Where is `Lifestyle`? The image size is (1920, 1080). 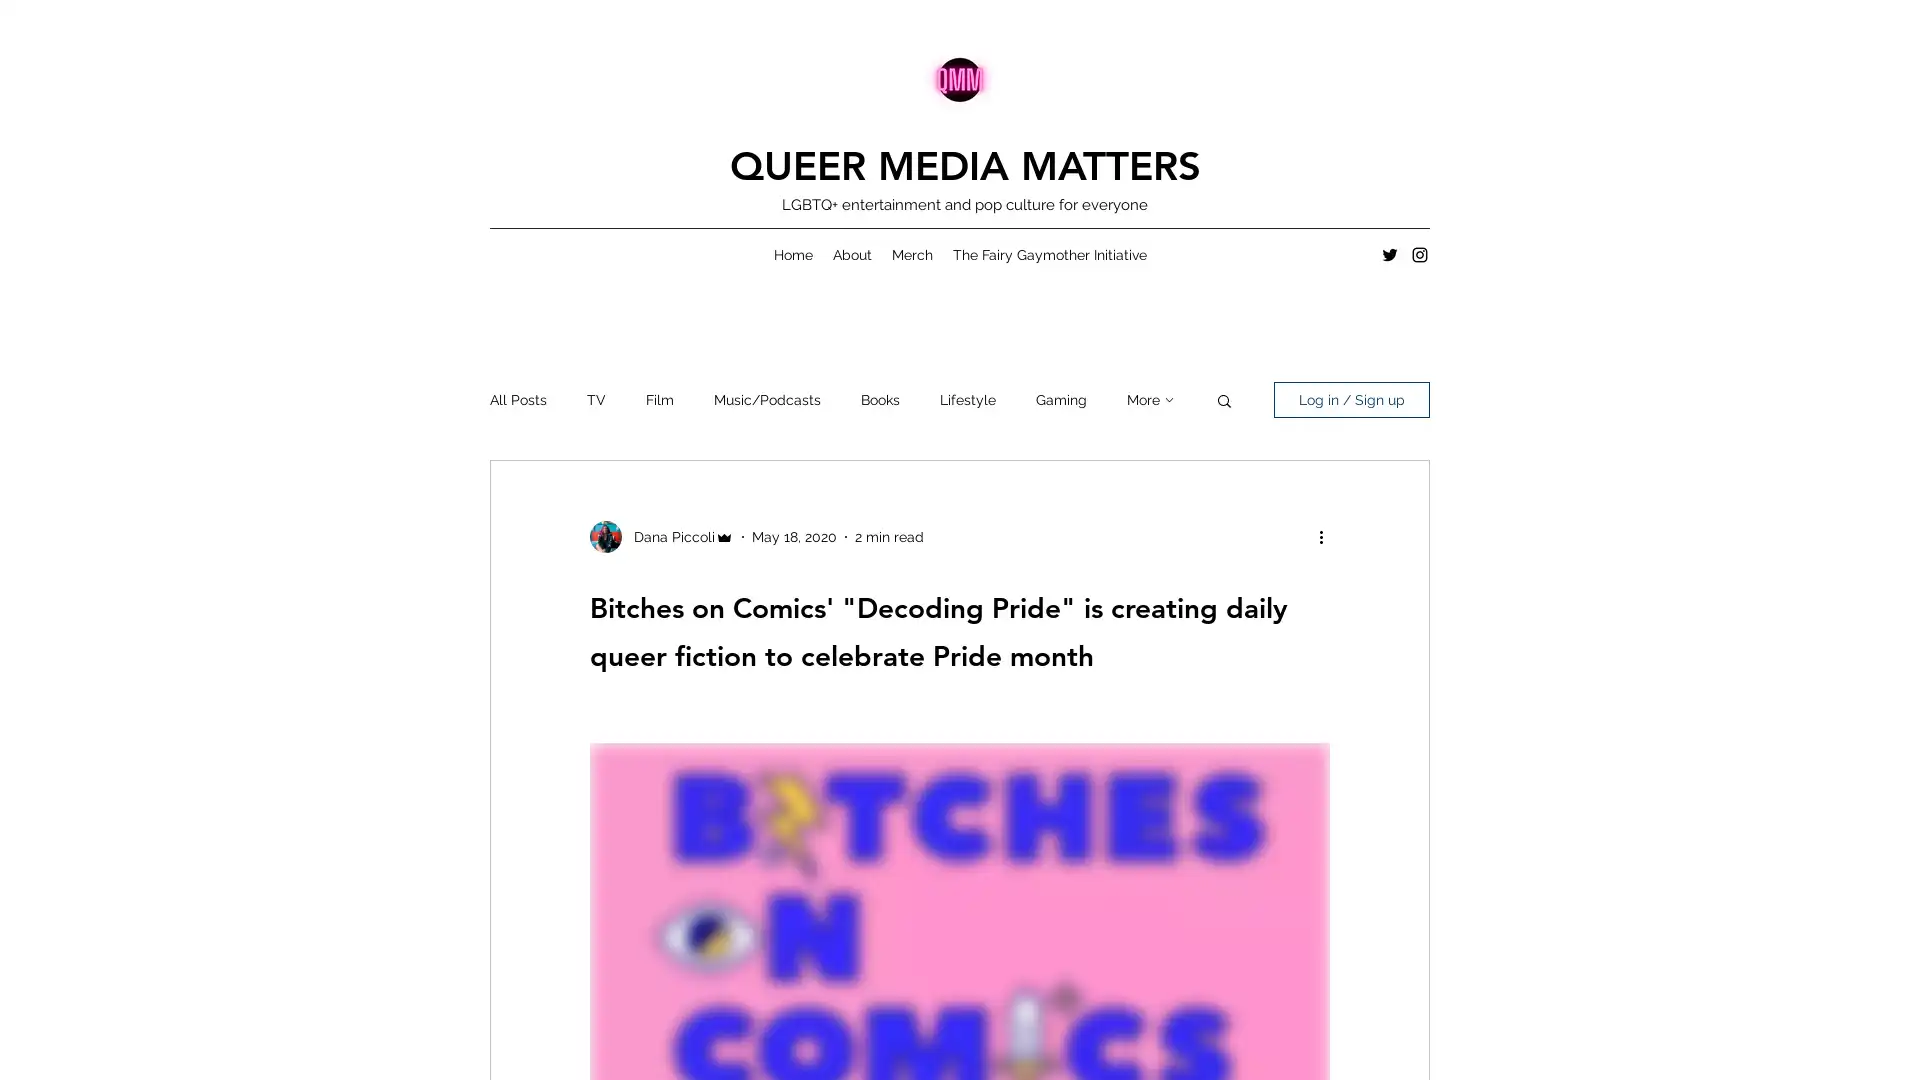 Lifestyle is located at coordinates (968, 400).